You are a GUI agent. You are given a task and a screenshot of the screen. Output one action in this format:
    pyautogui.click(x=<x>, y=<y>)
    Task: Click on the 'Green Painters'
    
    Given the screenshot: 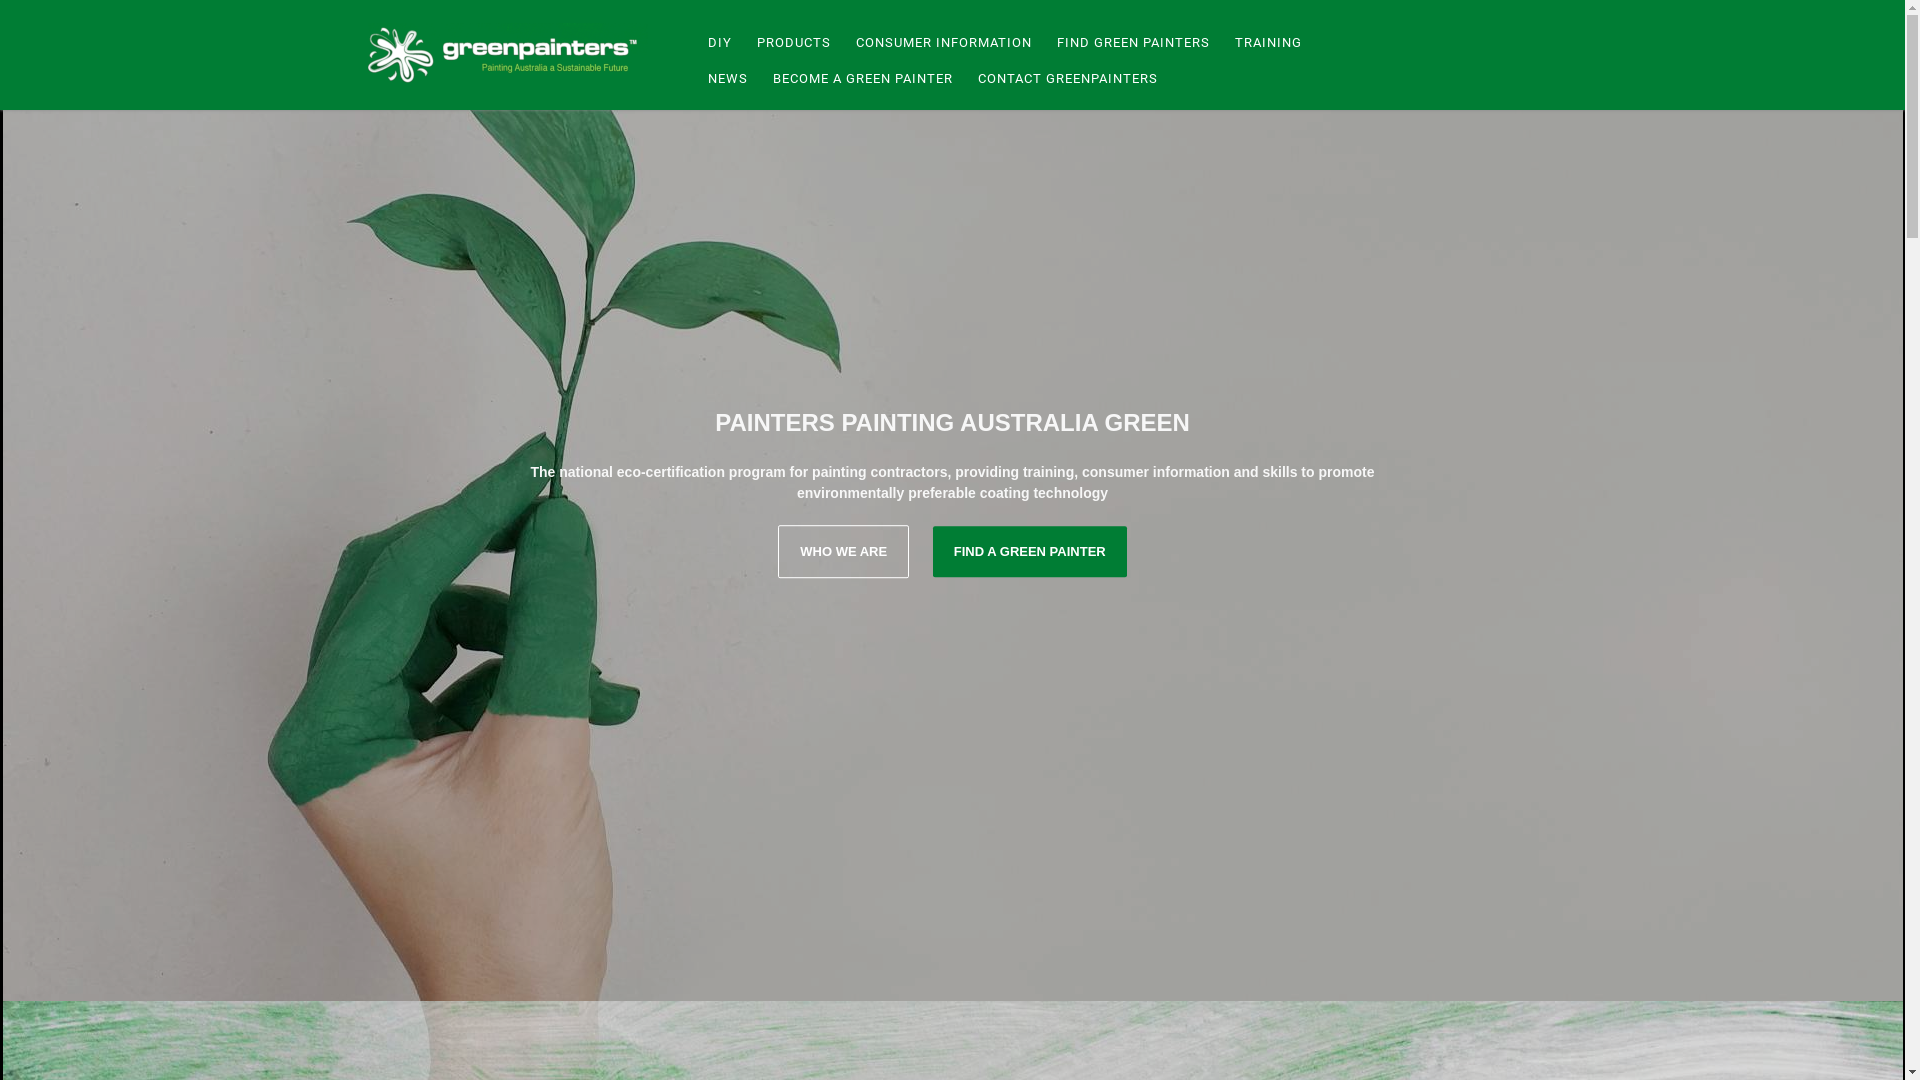 What is the action you would take?
    pyautogui.click(x=508, y=53)
    